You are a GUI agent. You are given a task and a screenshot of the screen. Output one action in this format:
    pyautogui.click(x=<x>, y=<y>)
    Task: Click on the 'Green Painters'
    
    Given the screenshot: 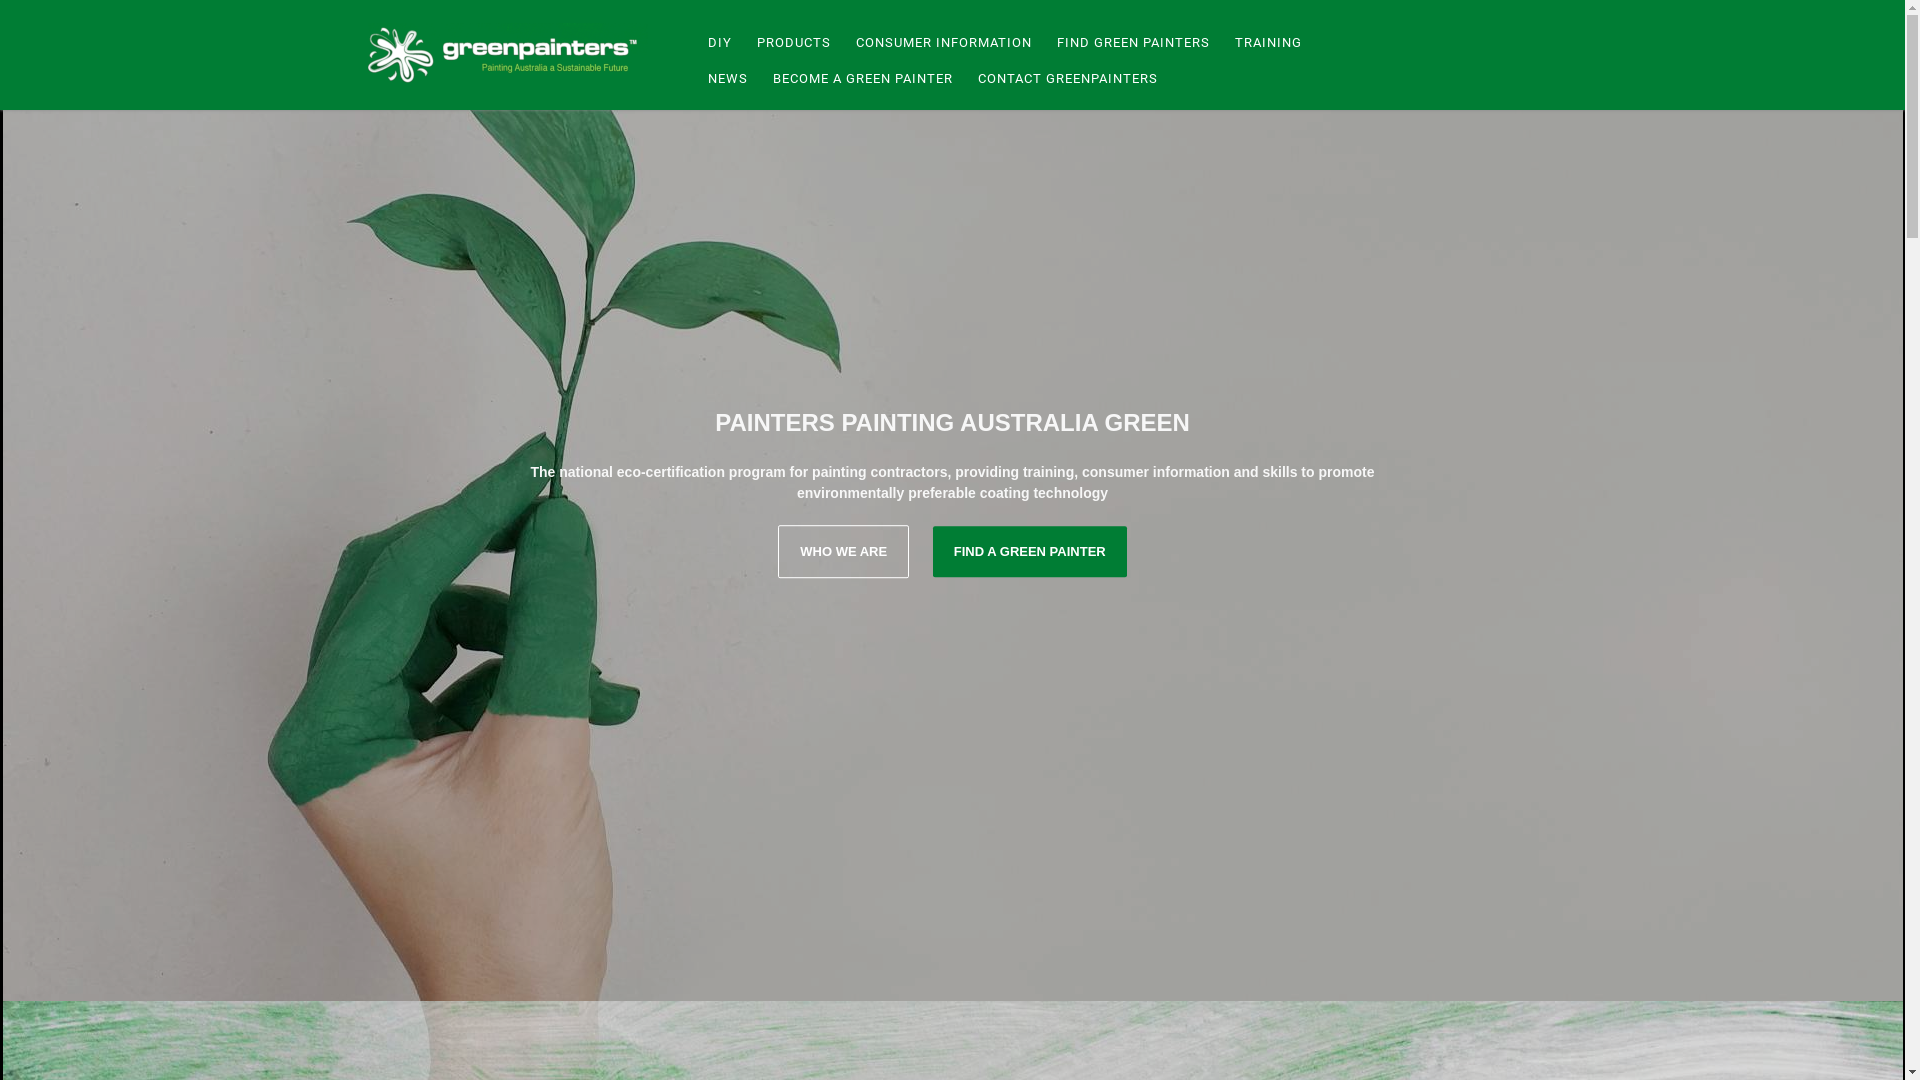 What is the action you would take?
    pyautogui.click(x=508, y=53)
    